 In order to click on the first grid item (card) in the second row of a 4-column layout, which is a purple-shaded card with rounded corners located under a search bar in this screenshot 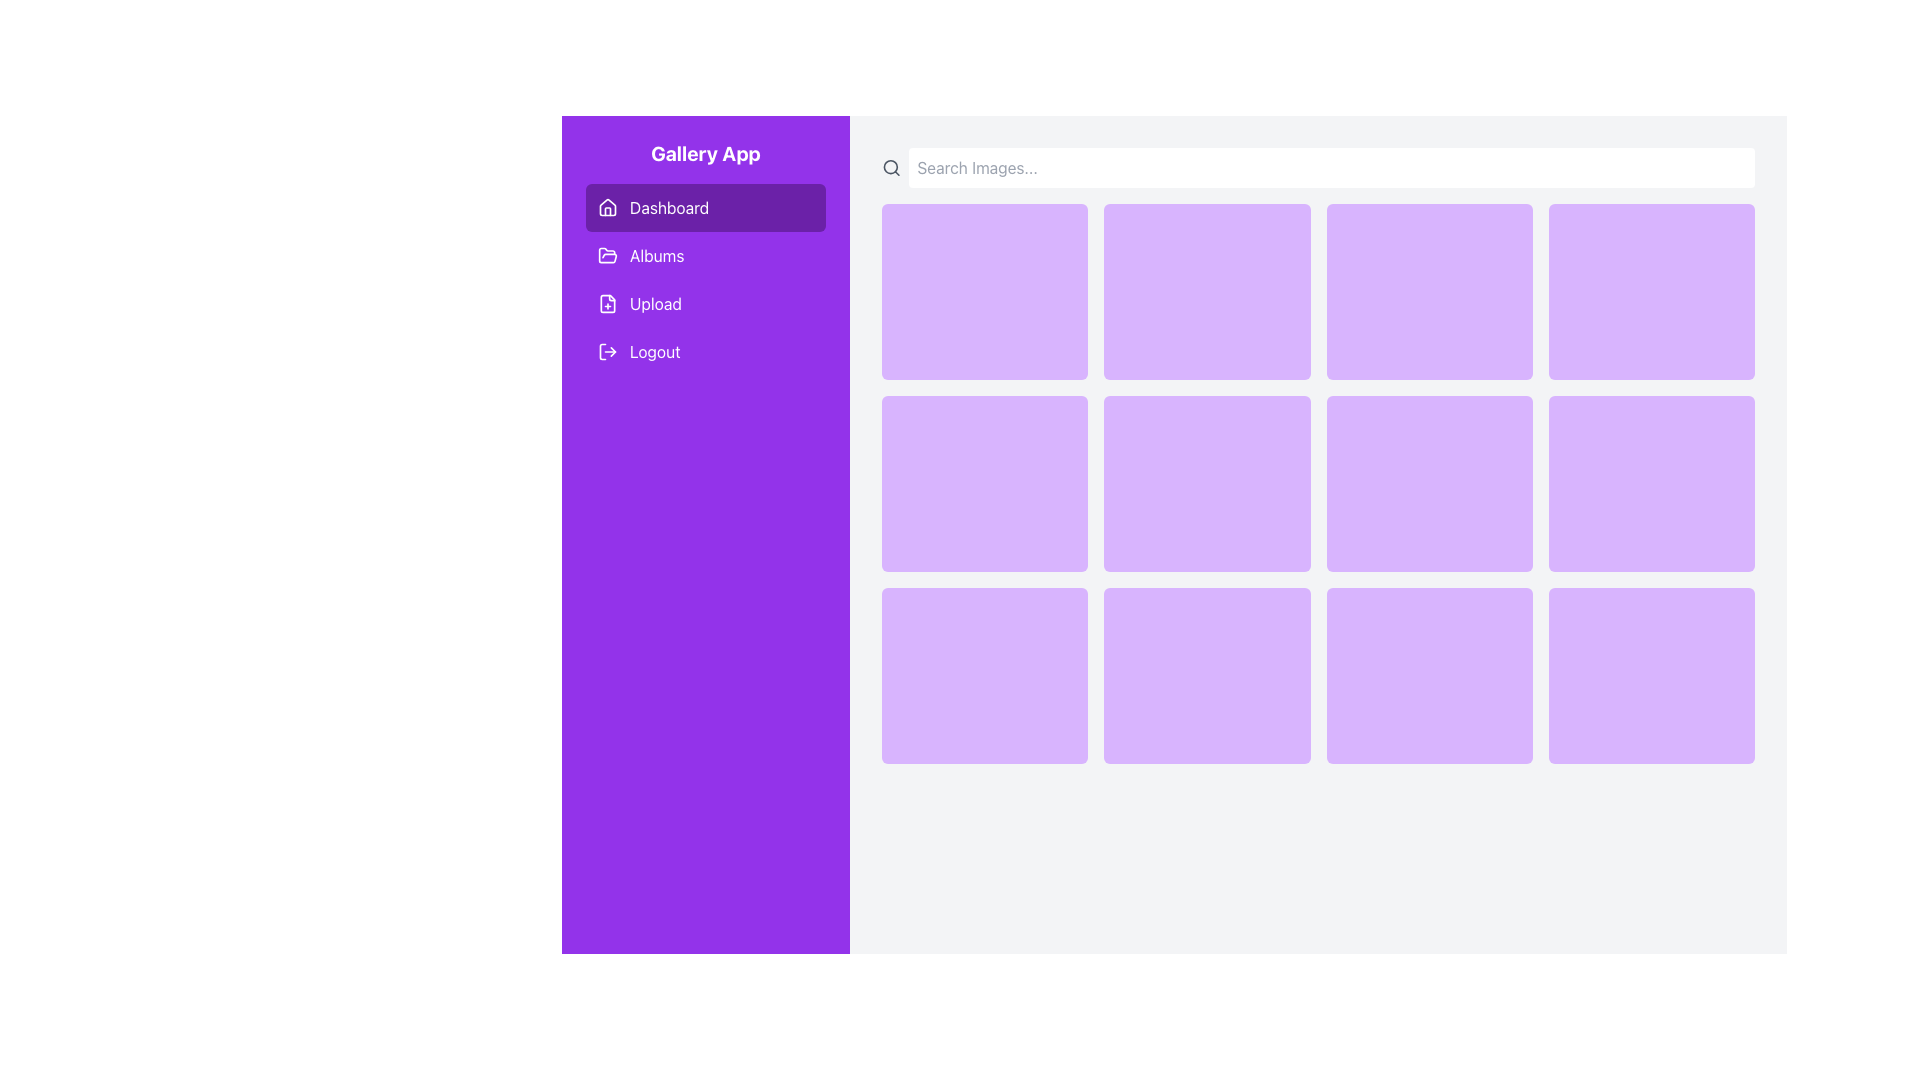, I will do `click(985, 483)`.